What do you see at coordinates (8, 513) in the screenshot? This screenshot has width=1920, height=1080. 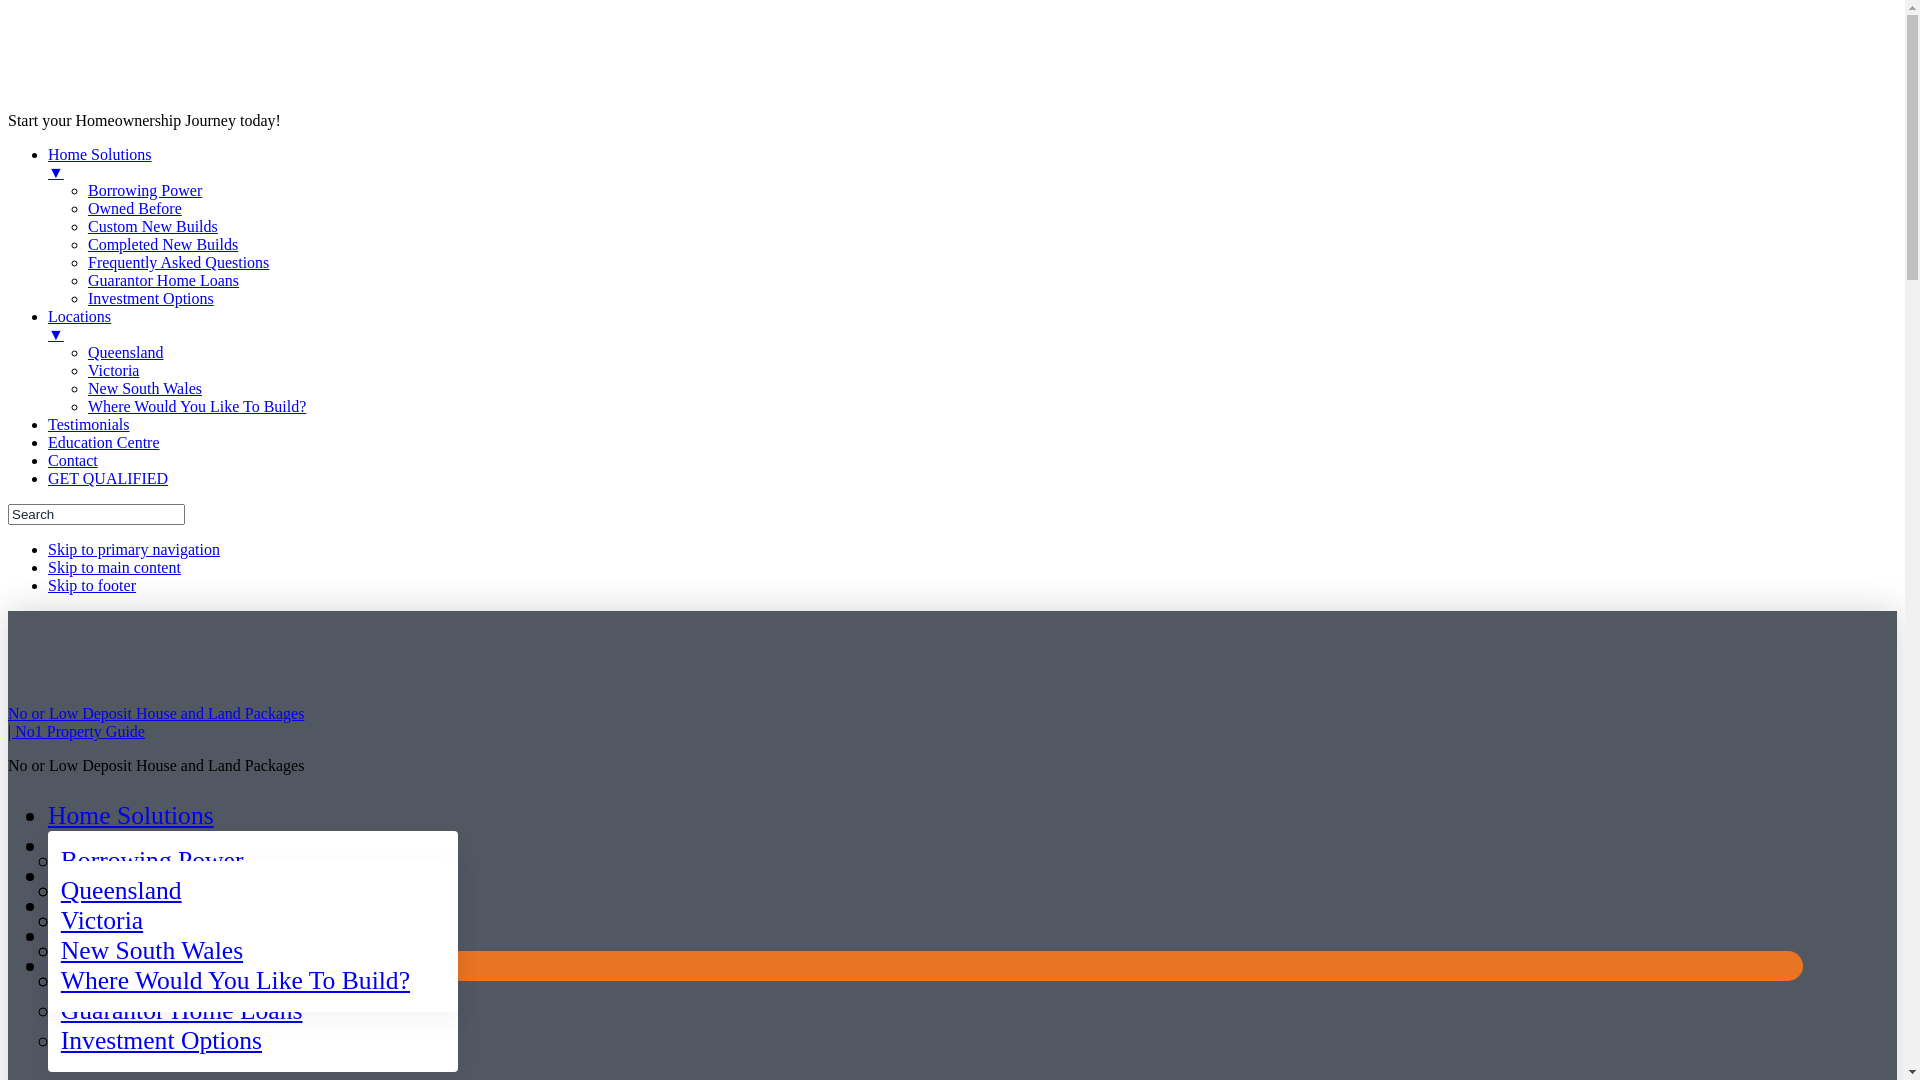 I see `'Search'` at bounding box center [8, 513].